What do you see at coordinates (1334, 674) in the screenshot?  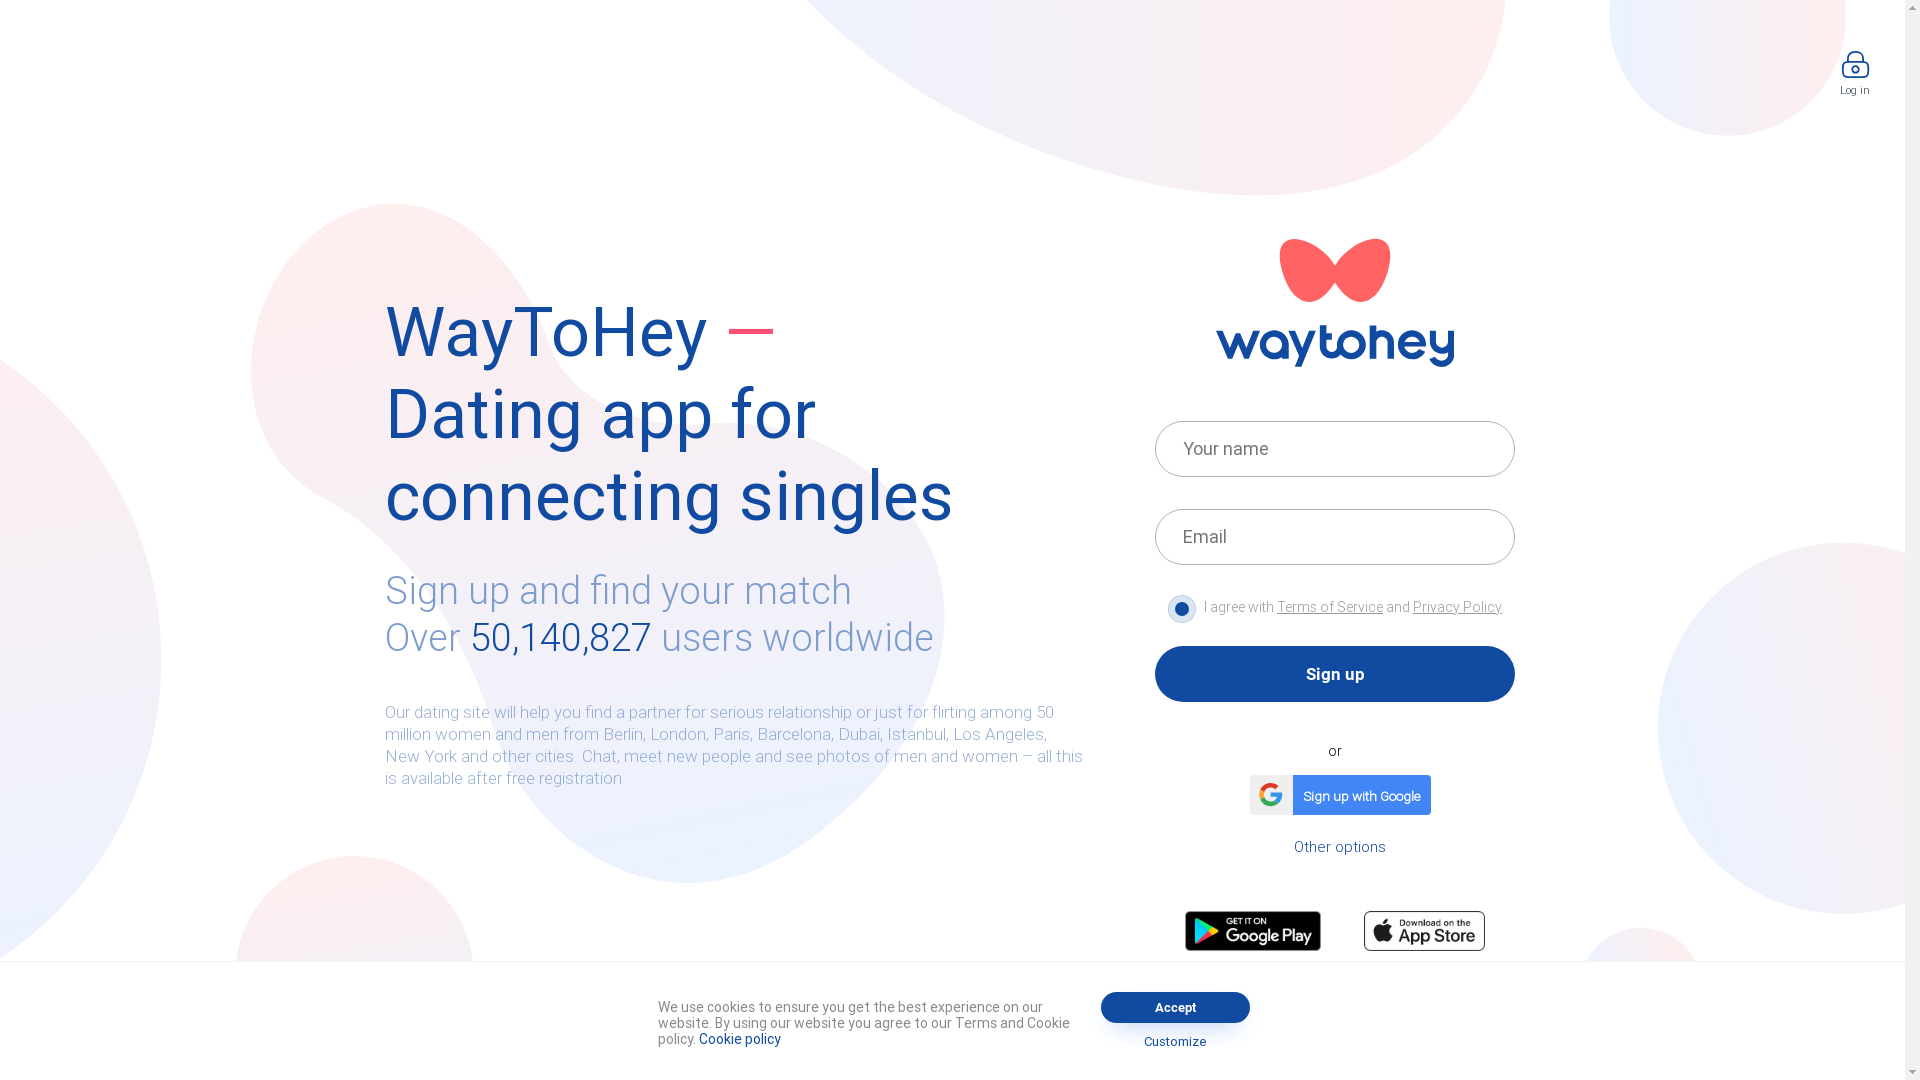 I see `'Sign up'` at bounding box center [1334, 674].